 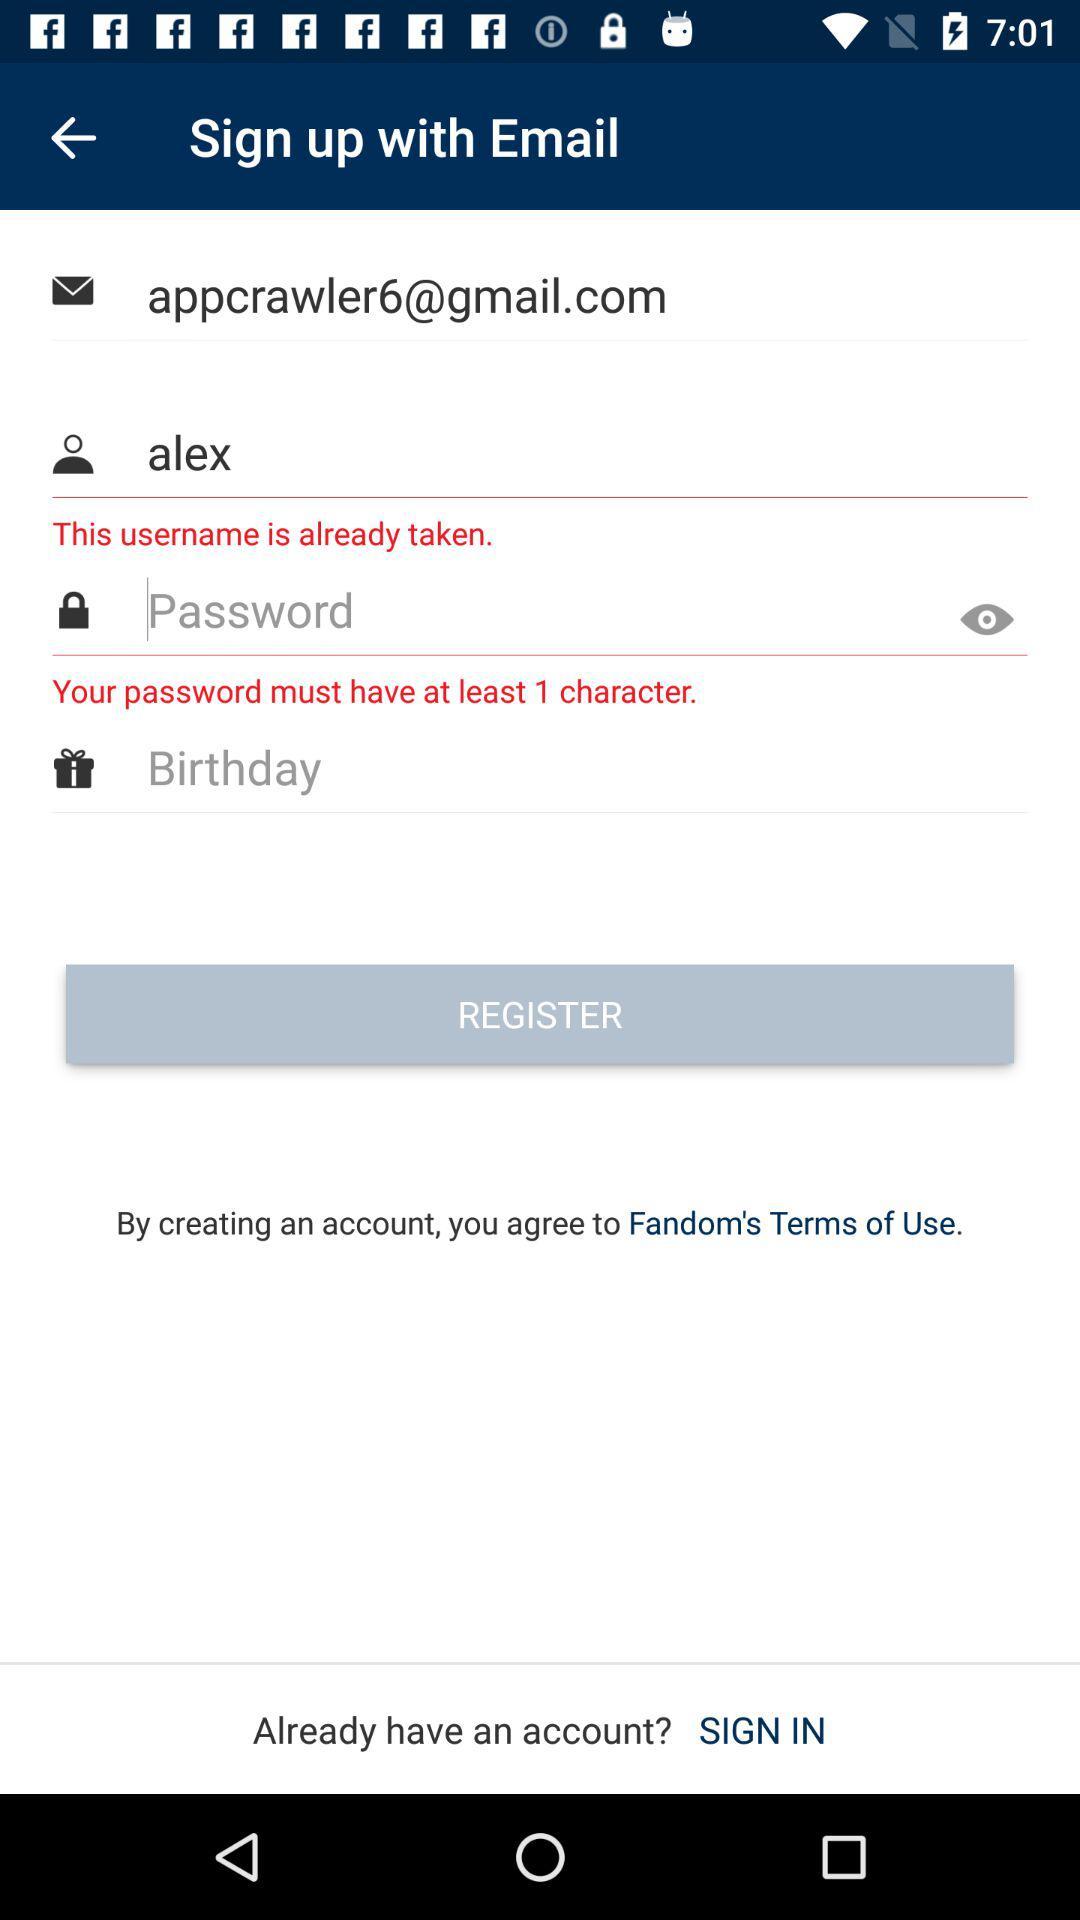 I want to click on by creating an icon, so click(x=540, y=1195).